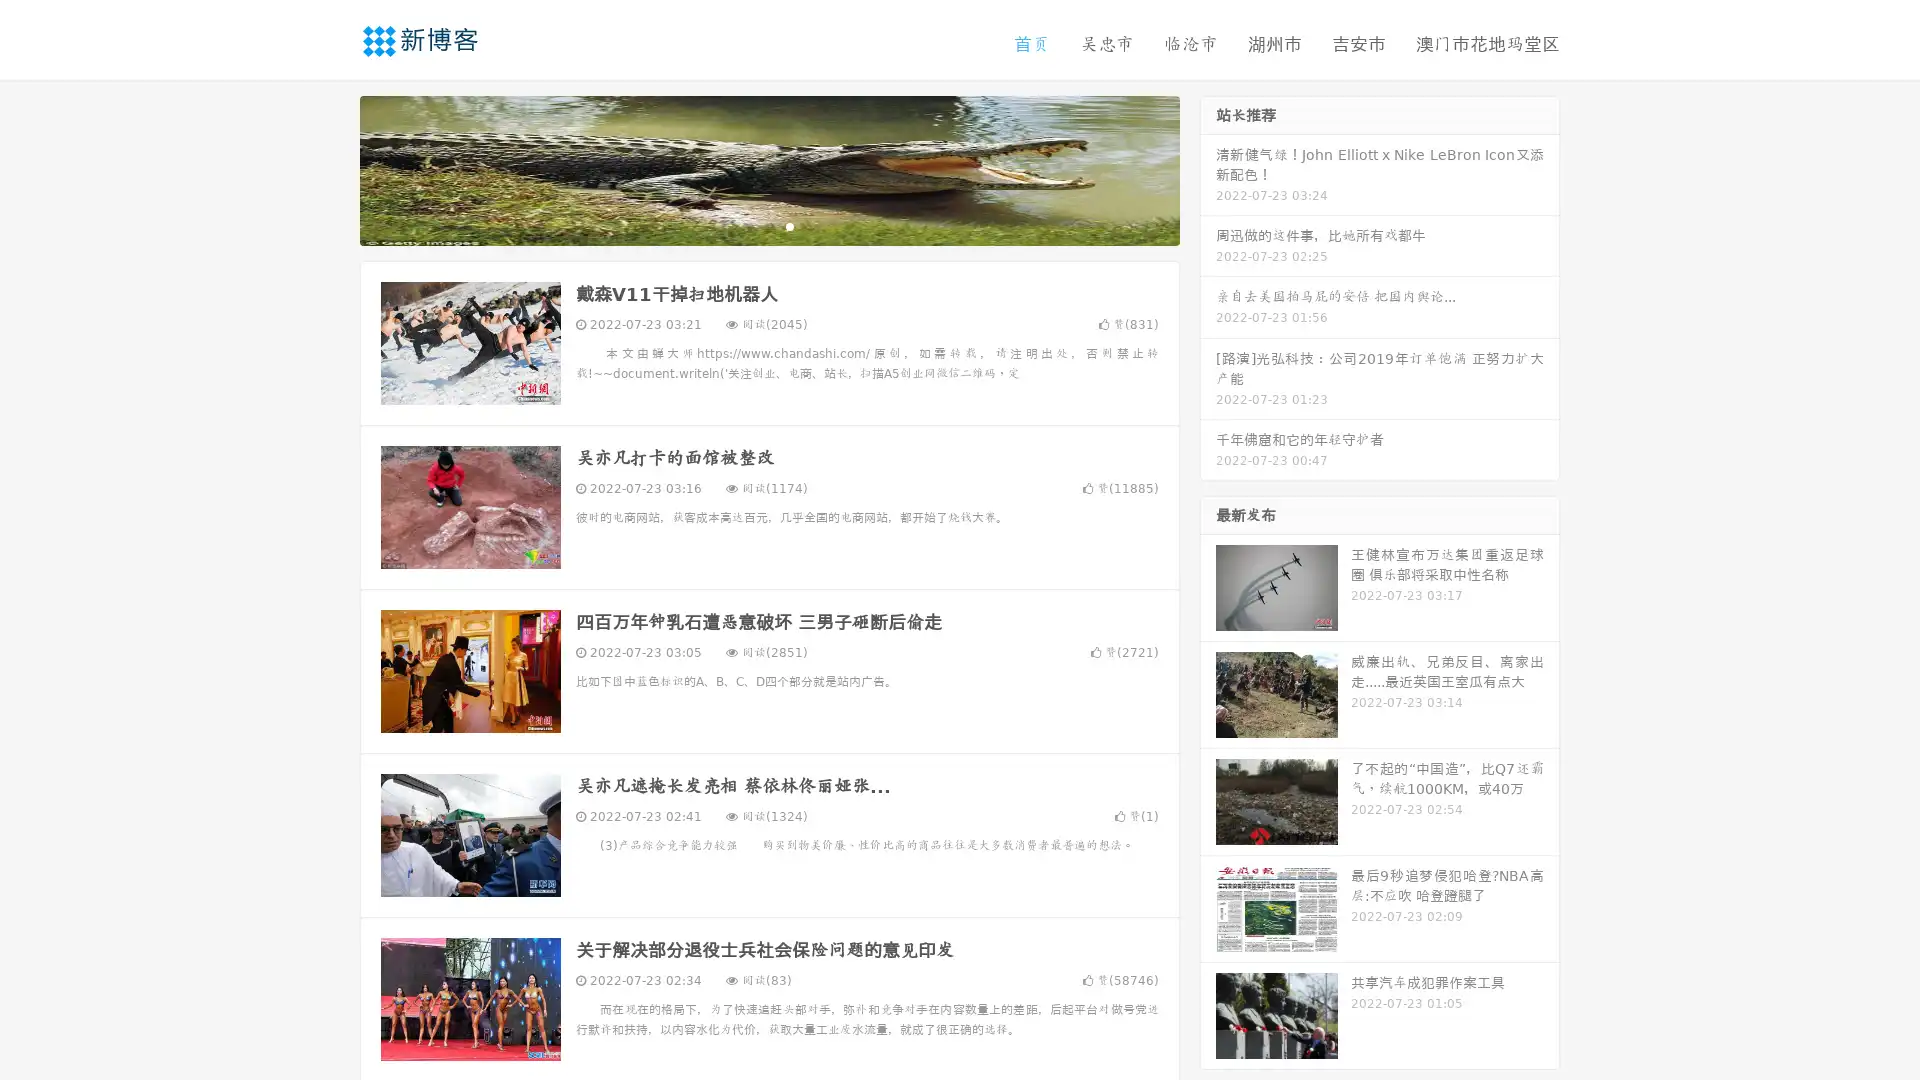 The width and height of the screenshot is (1920, 1080). What do you see at coordinates (330, 168) in the screenshot?
I see `Previous slide` at bounding box center [330, 168].